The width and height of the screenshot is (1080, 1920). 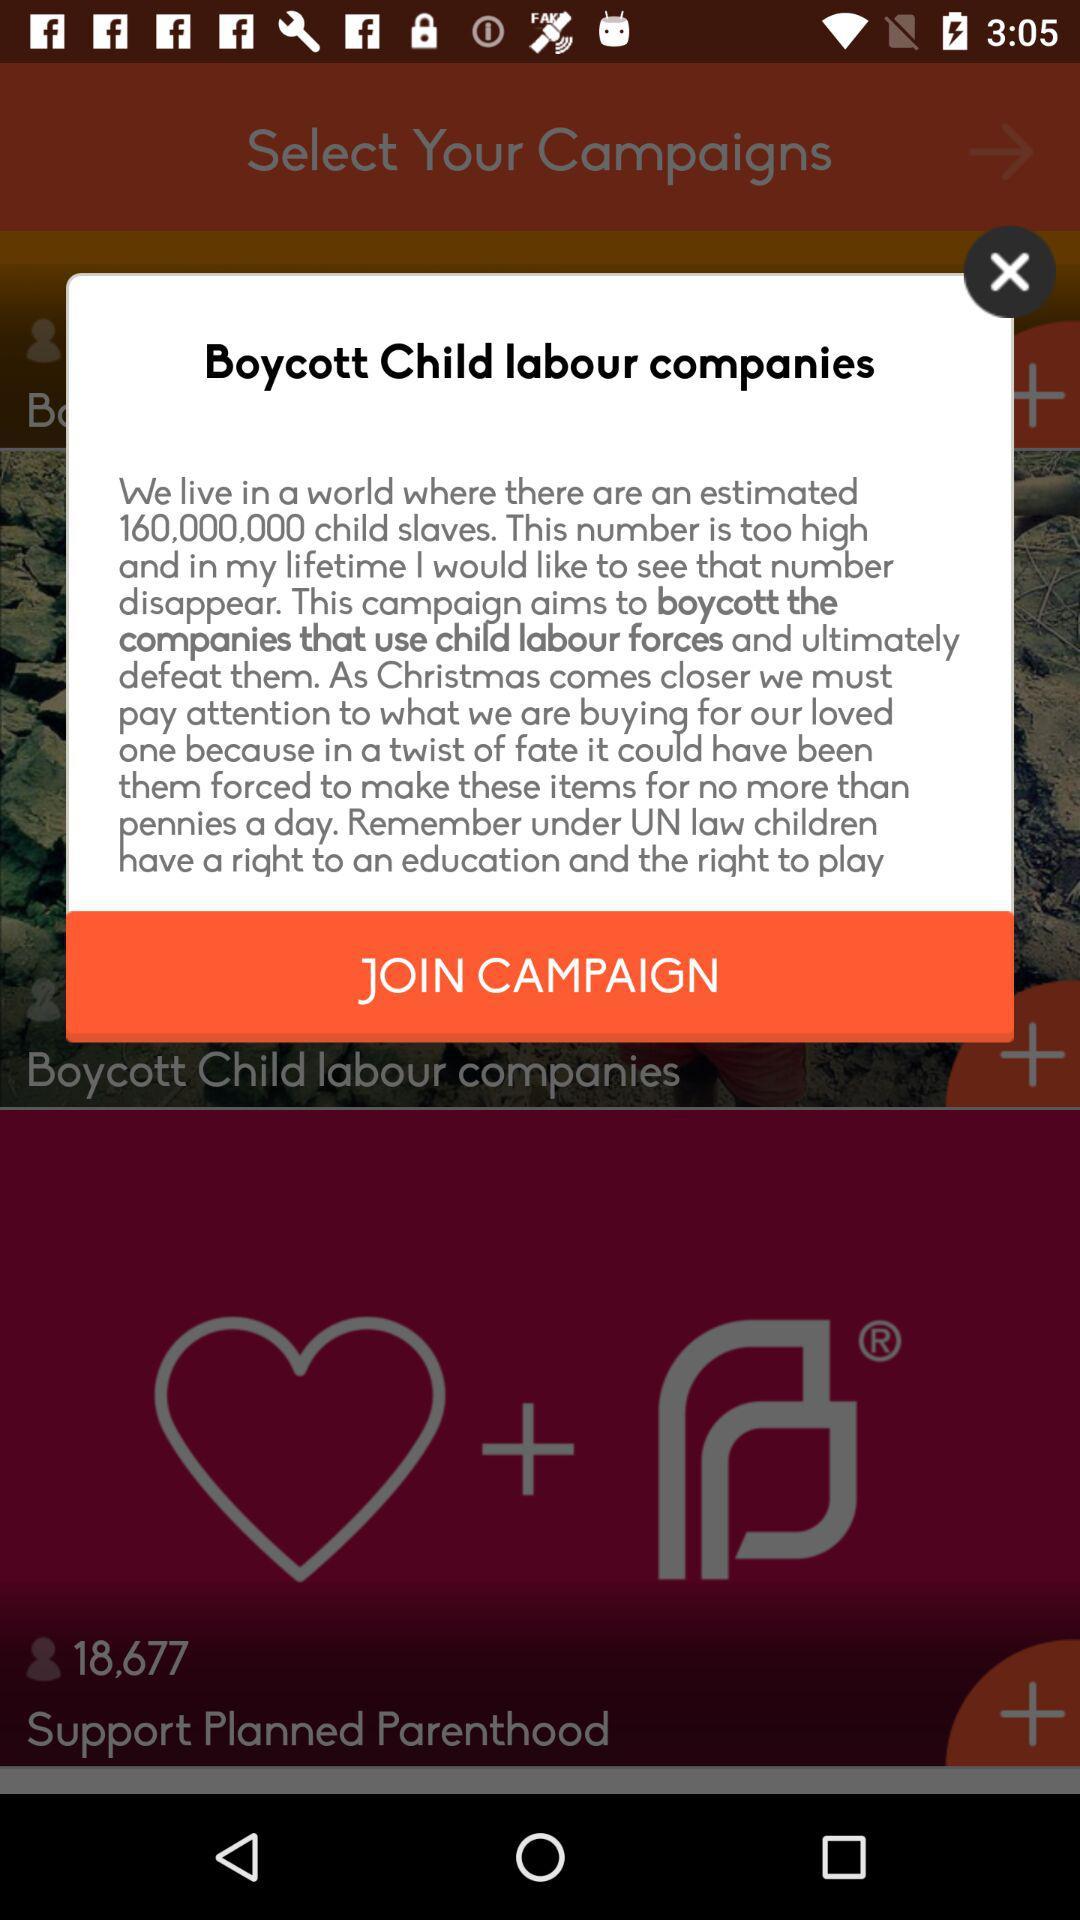 What do you see at coordinates (1009, 270) in the screenshot?
I see `the icon next to the boycott child labour icon` at bounding box center [1009, 270].